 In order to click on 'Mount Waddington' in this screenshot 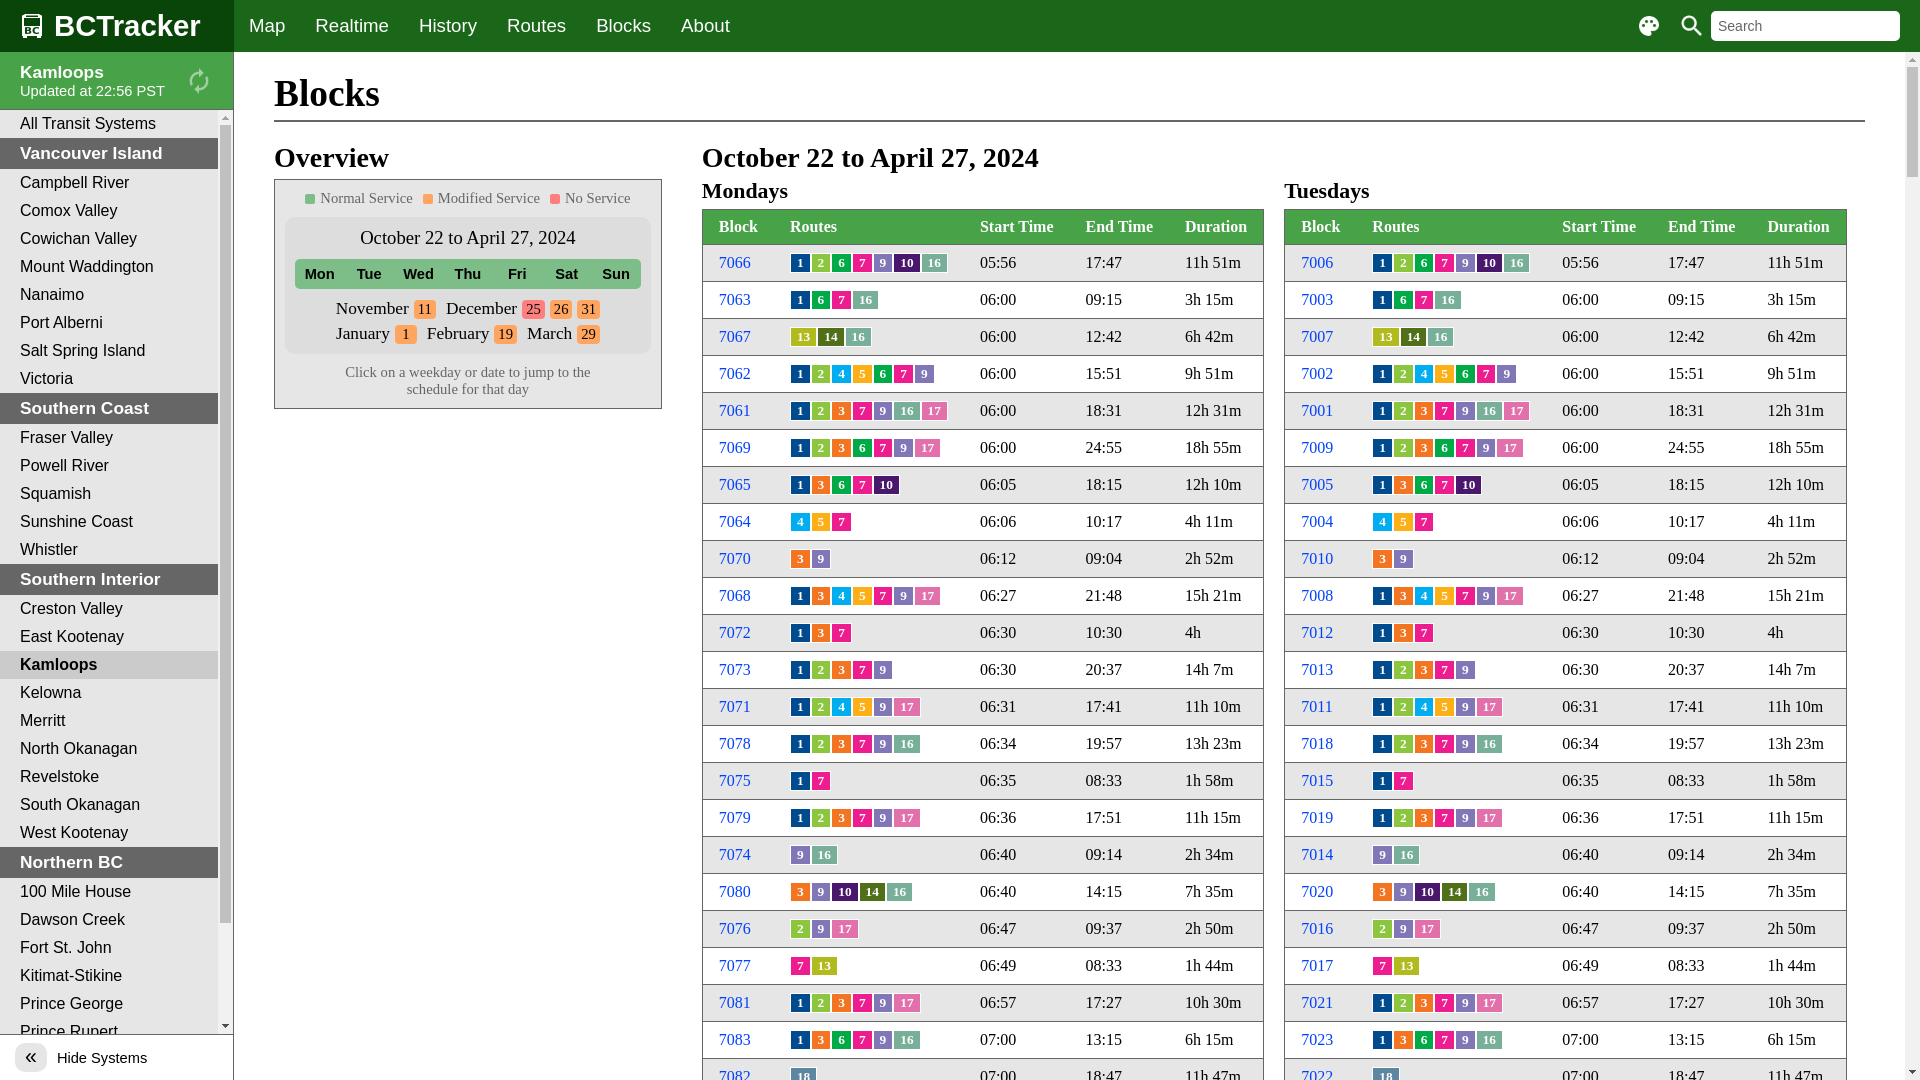, I will do `click(0, 265)`.